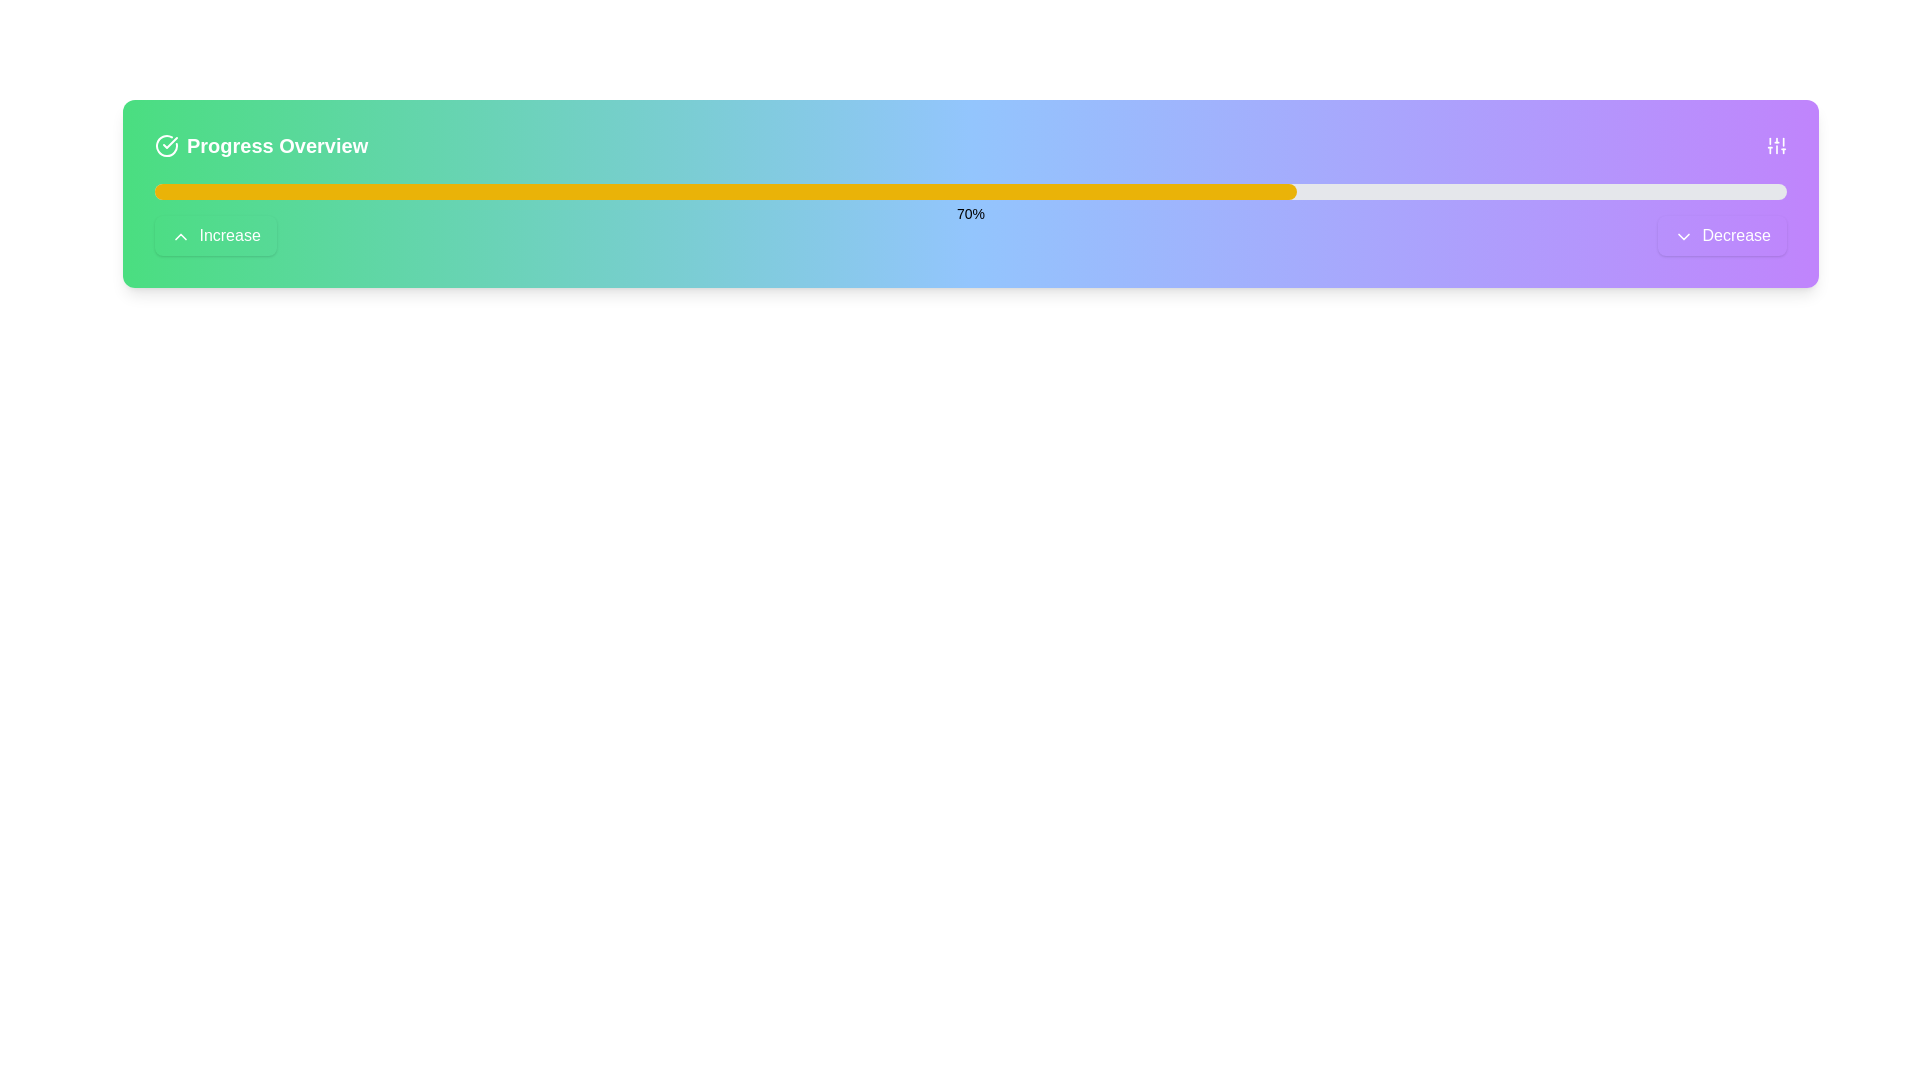 This screenshot has width=1920, height=1080. What do you see at coordinates (1776, 145) in the screenshot?
I see `the icon resembling vertical sliders, located at the top-right corner of the 'Progress Overview' section` at bounding box center [1776, 145].